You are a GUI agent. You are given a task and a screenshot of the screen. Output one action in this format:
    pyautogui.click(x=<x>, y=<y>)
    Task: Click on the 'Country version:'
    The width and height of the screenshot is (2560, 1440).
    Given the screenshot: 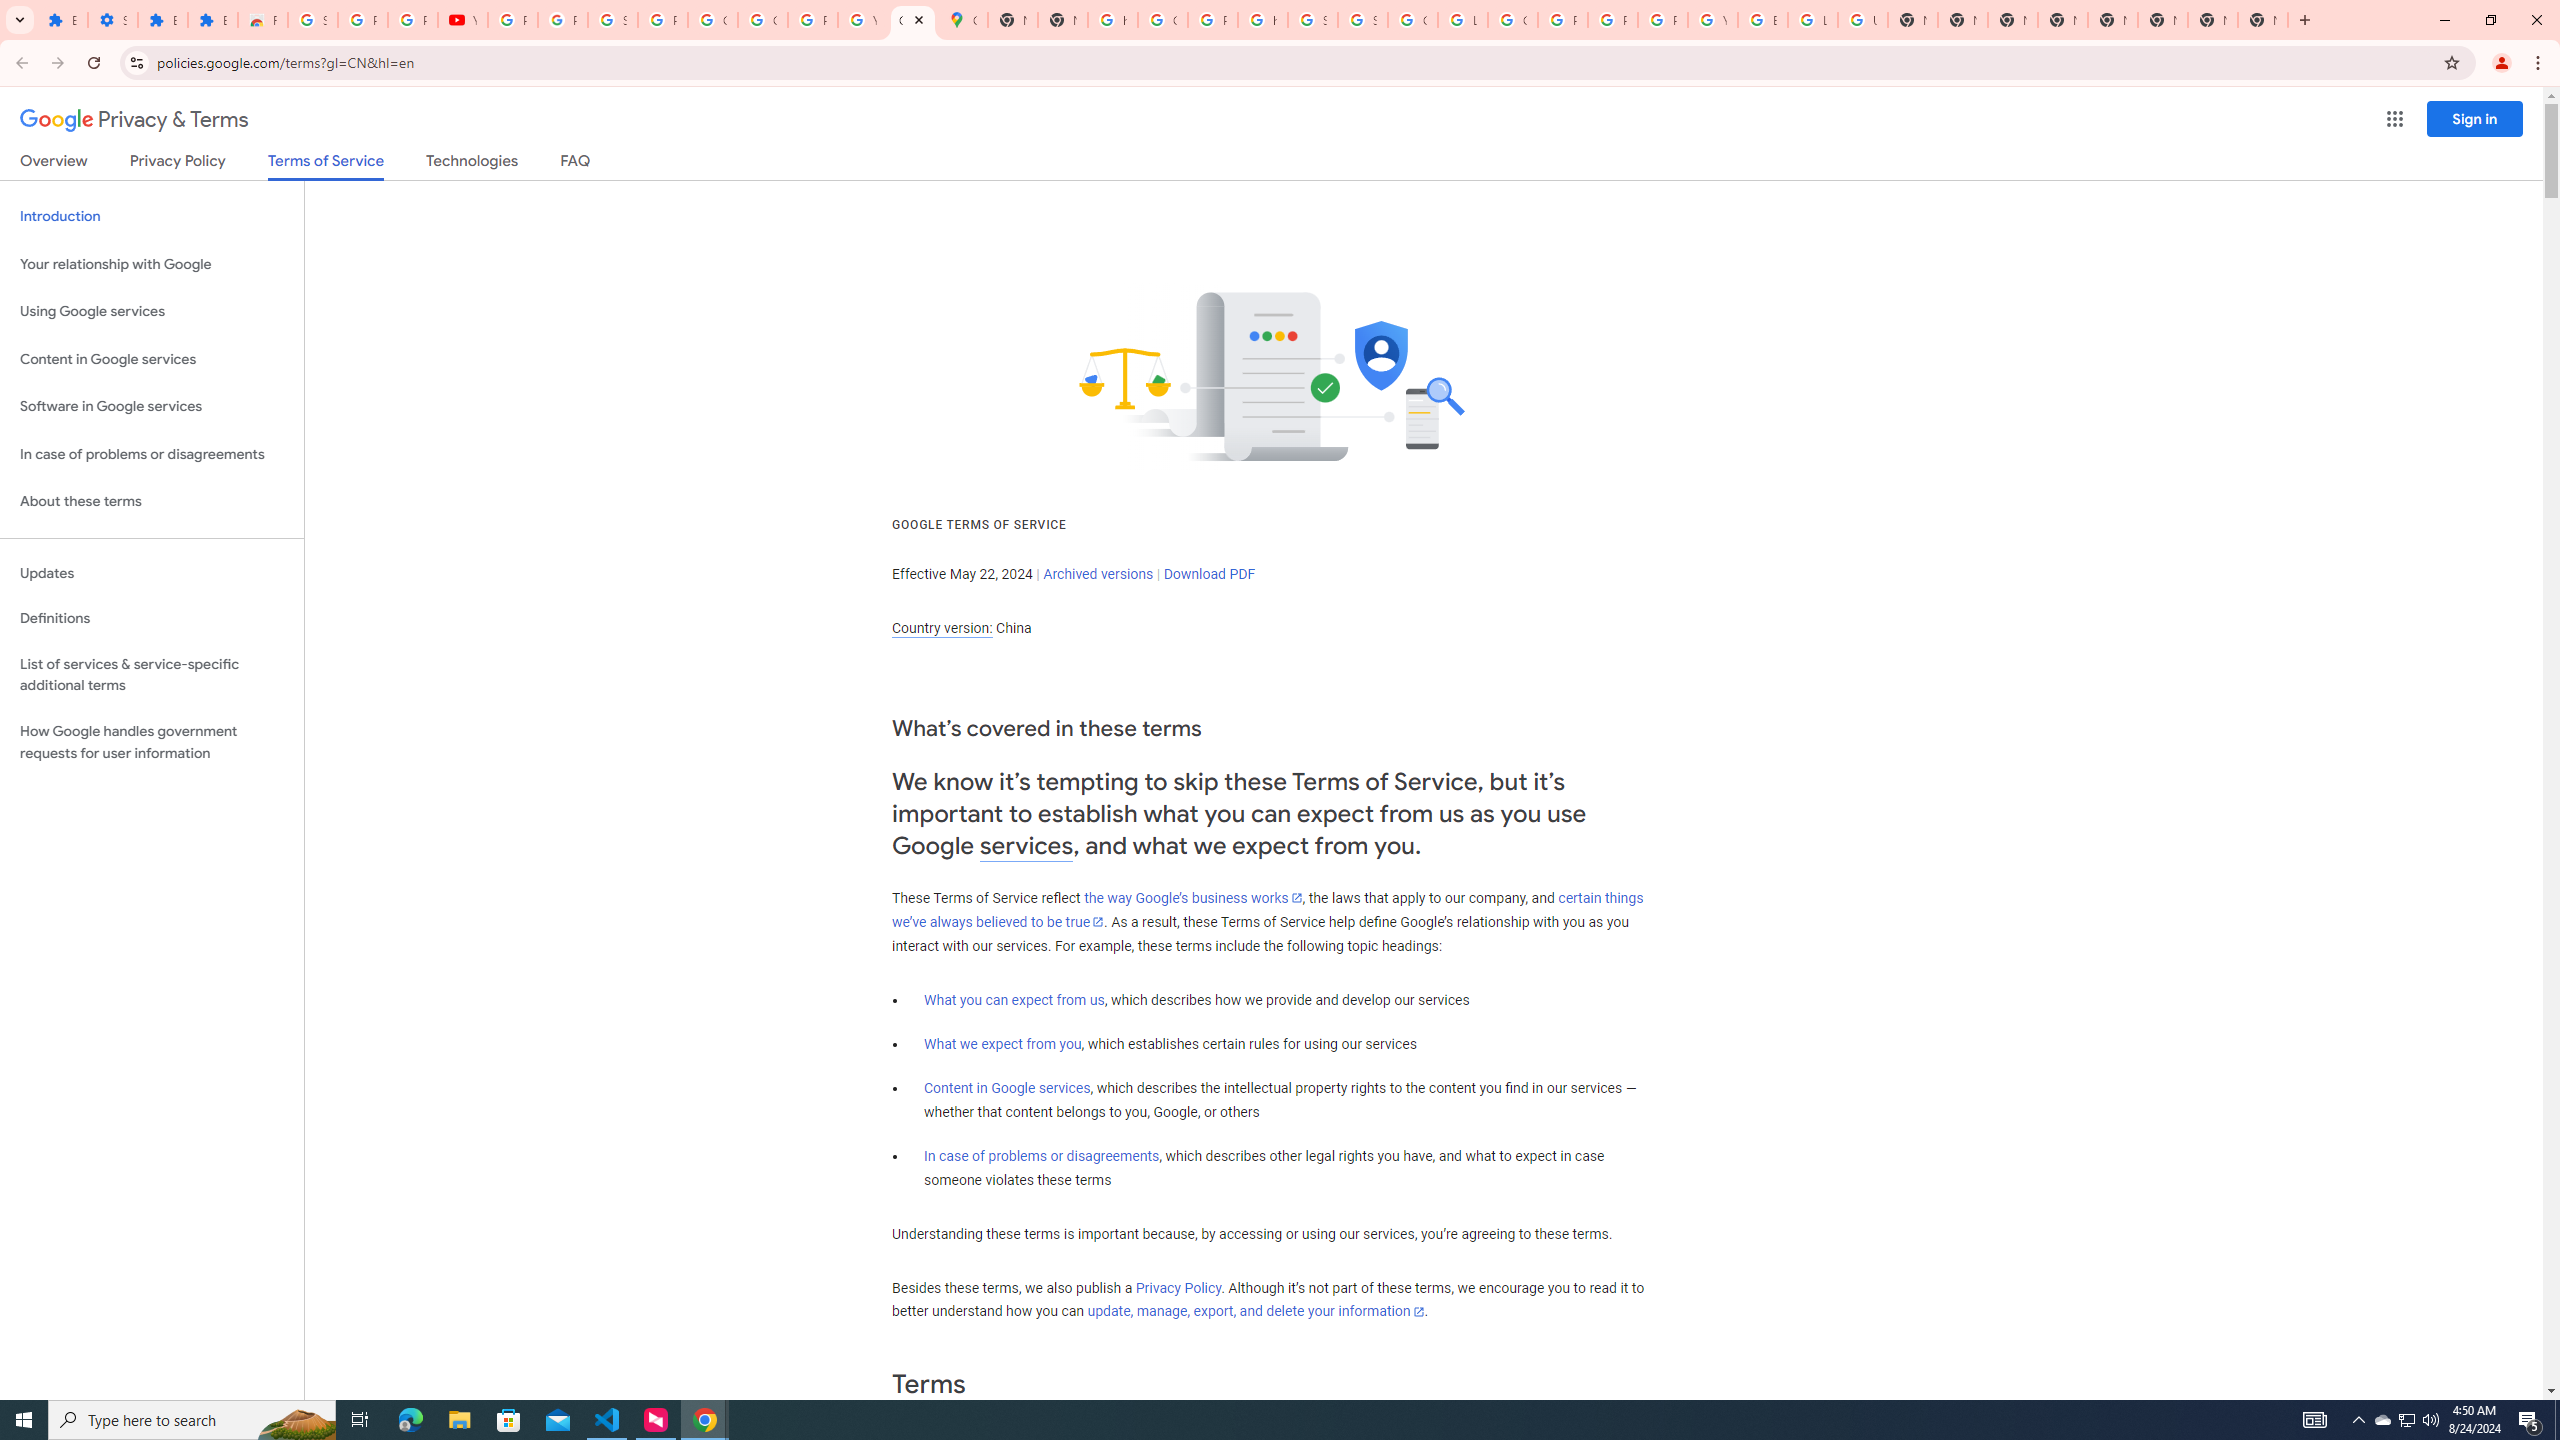 What is the action you would take?
    pyautogui.click(x=941, y=628)
    